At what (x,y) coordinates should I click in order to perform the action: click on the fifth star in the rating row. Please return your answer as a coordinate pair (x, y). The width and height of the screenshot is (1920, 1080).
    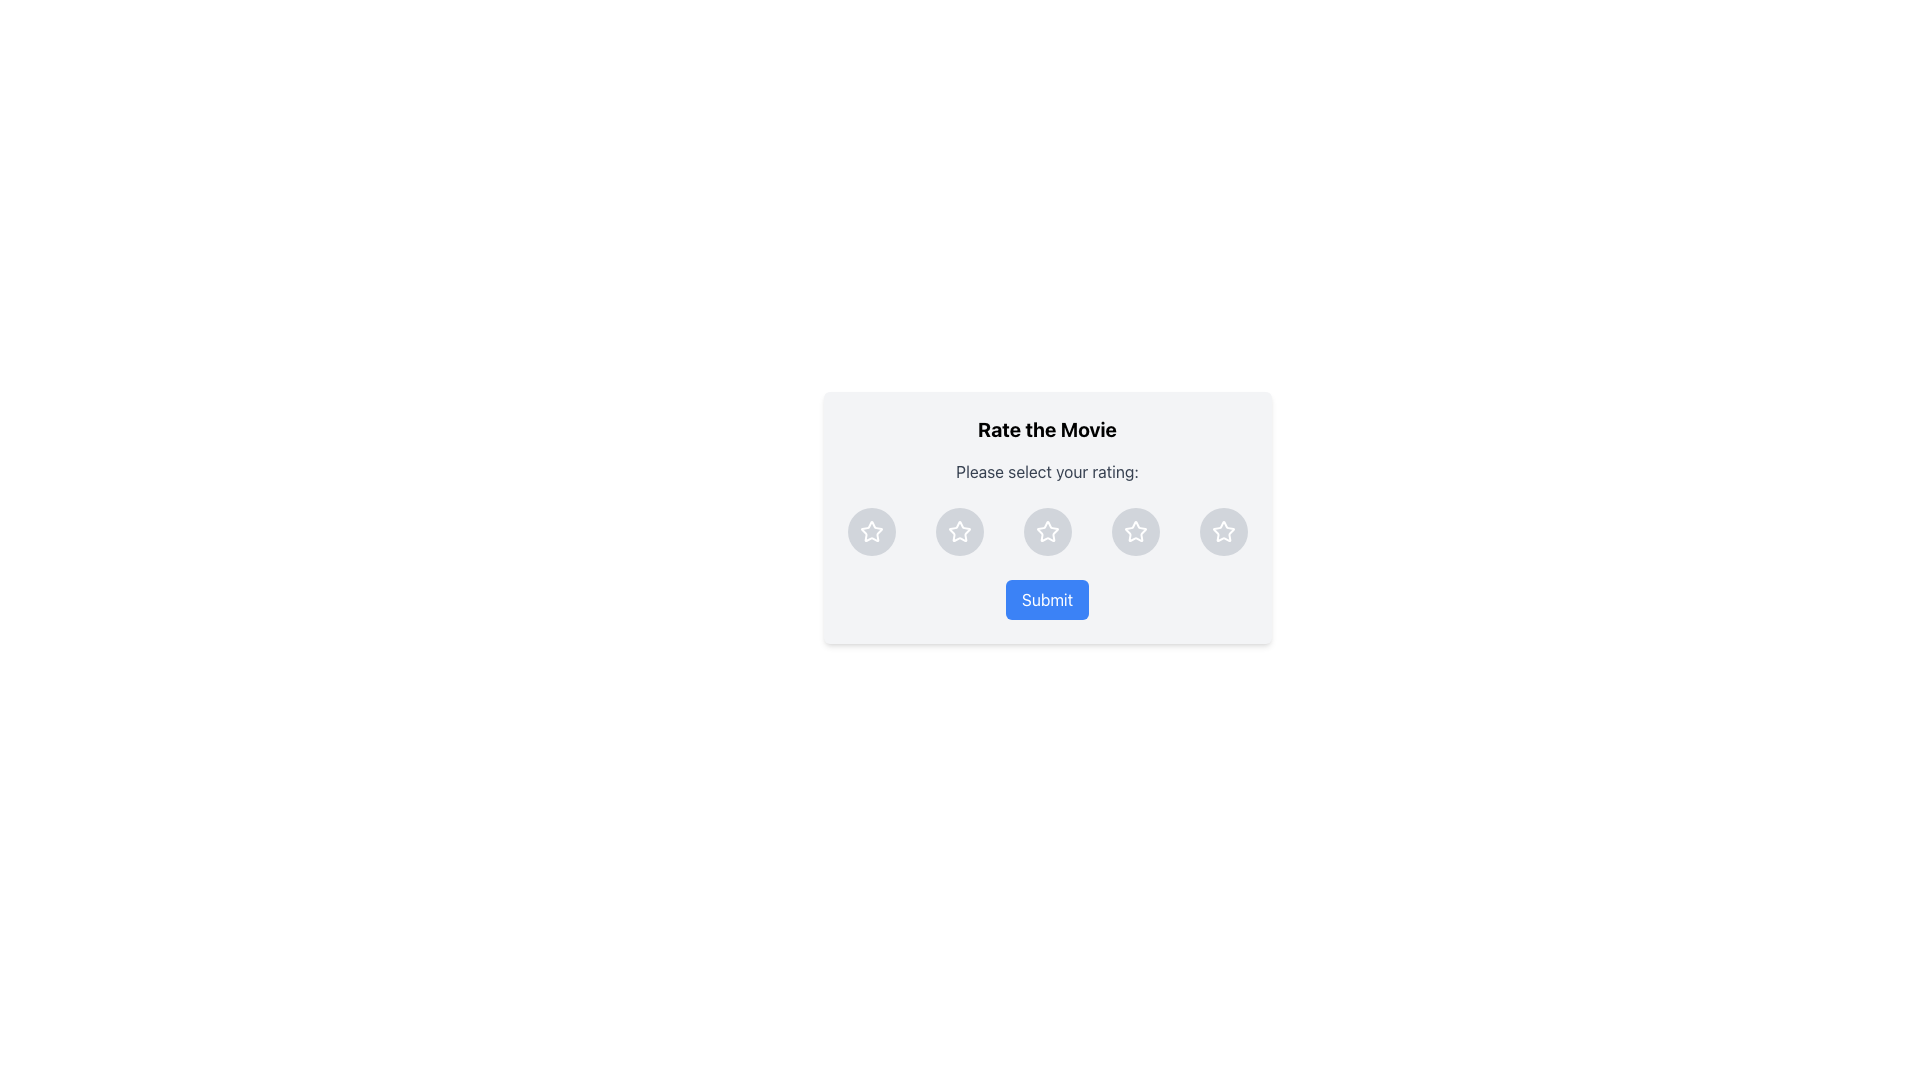
    Looking at the image, I should click on (1134, 530).